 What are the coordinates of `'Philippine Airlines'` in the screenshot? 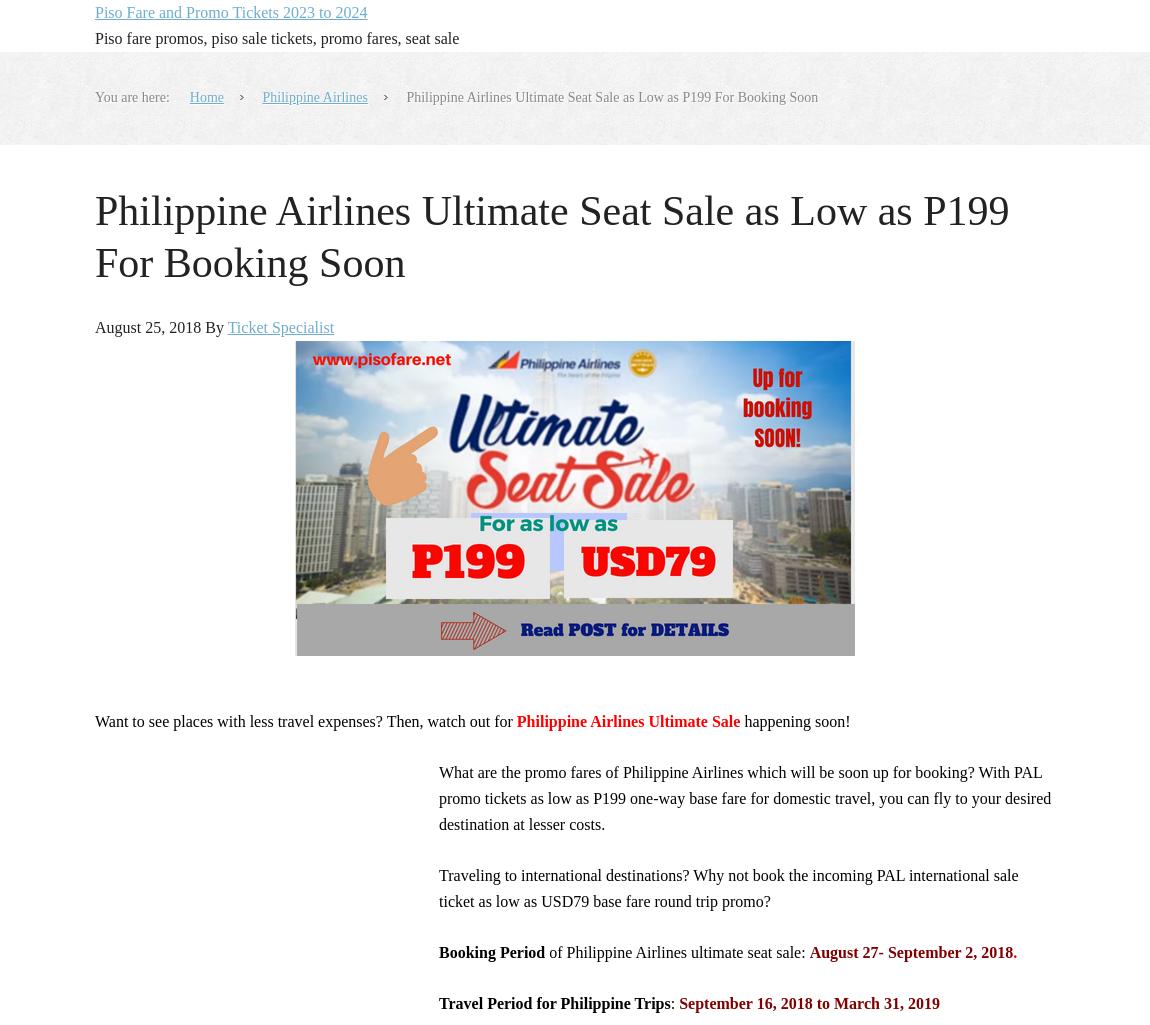 It's located at (260, 97).